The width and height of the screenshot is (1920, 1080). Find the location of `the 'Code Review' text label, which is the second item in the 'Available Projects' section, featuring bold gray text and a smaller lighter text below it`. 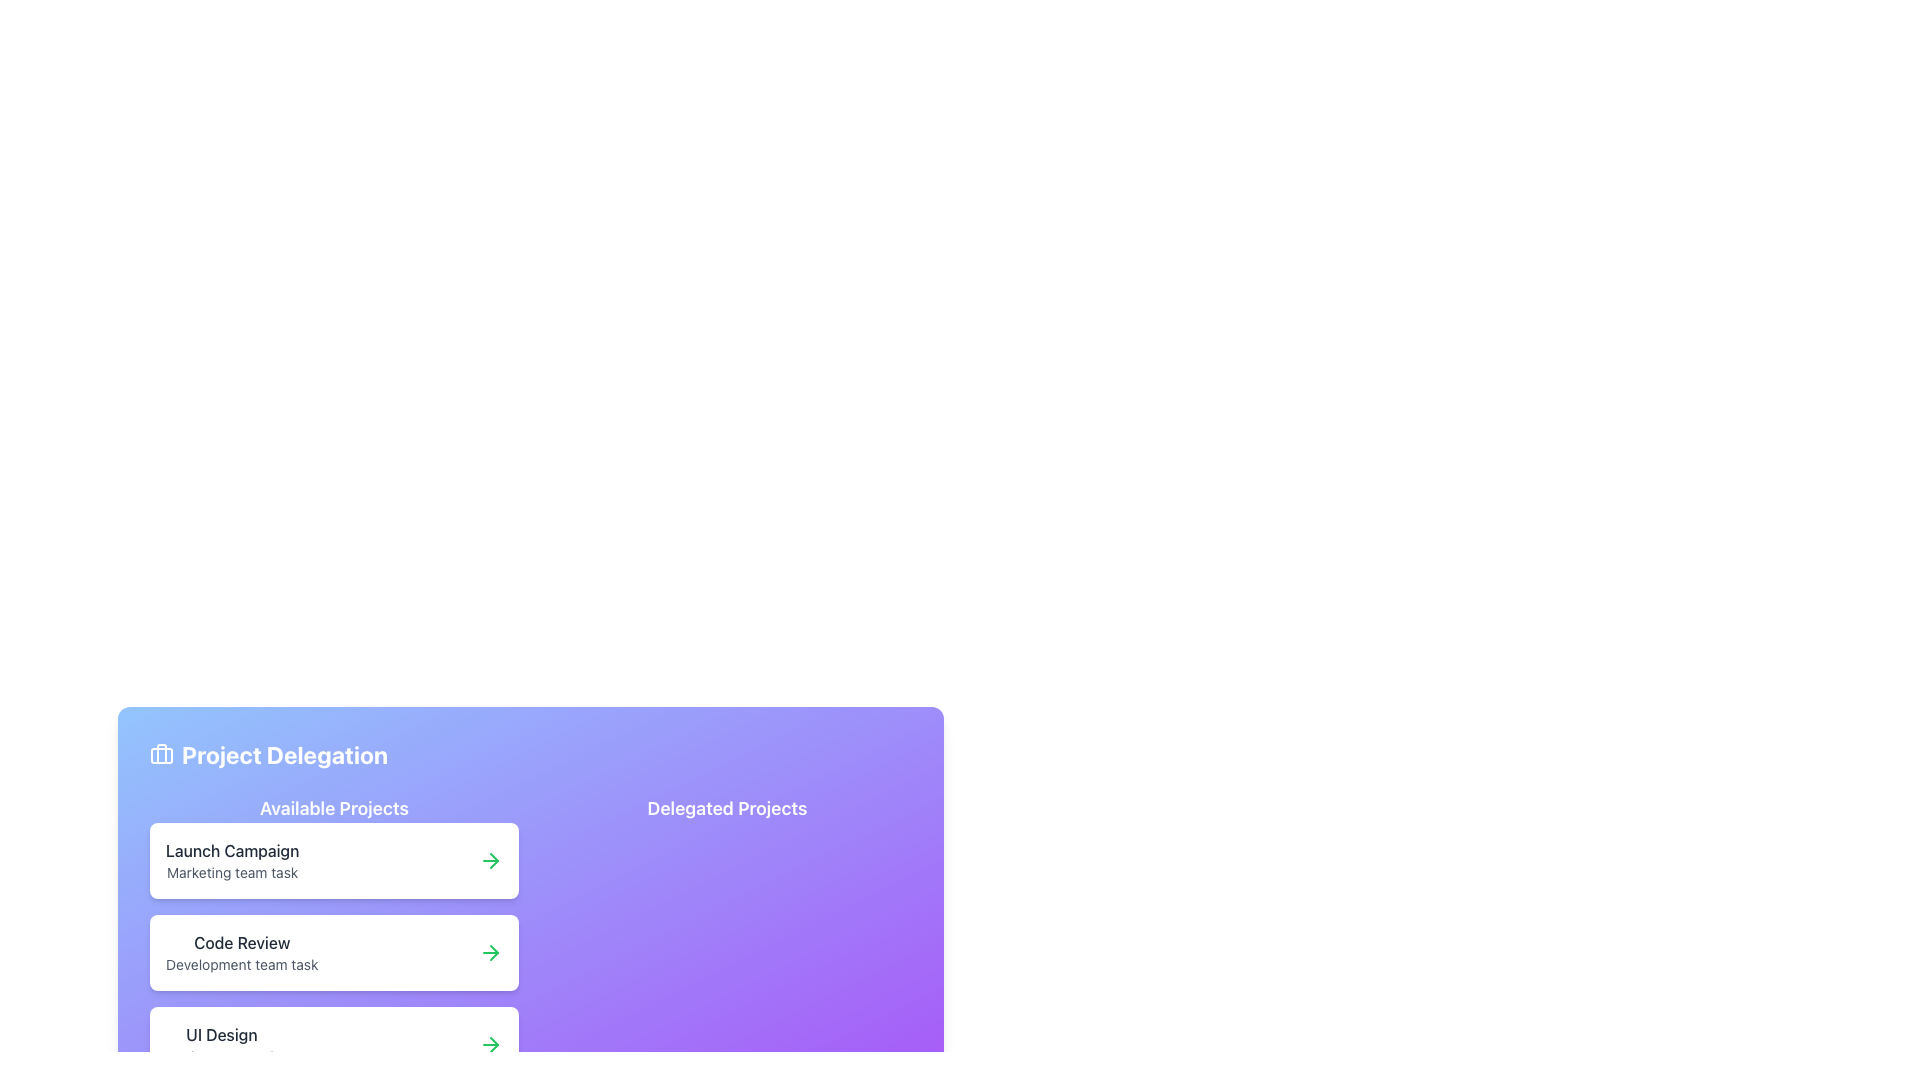

the 'Code Review' text label, which is the second item in the 'Available Projects' section, featuring bold gray text and a smaller lighter text below it is located at coordinates (241, 951).